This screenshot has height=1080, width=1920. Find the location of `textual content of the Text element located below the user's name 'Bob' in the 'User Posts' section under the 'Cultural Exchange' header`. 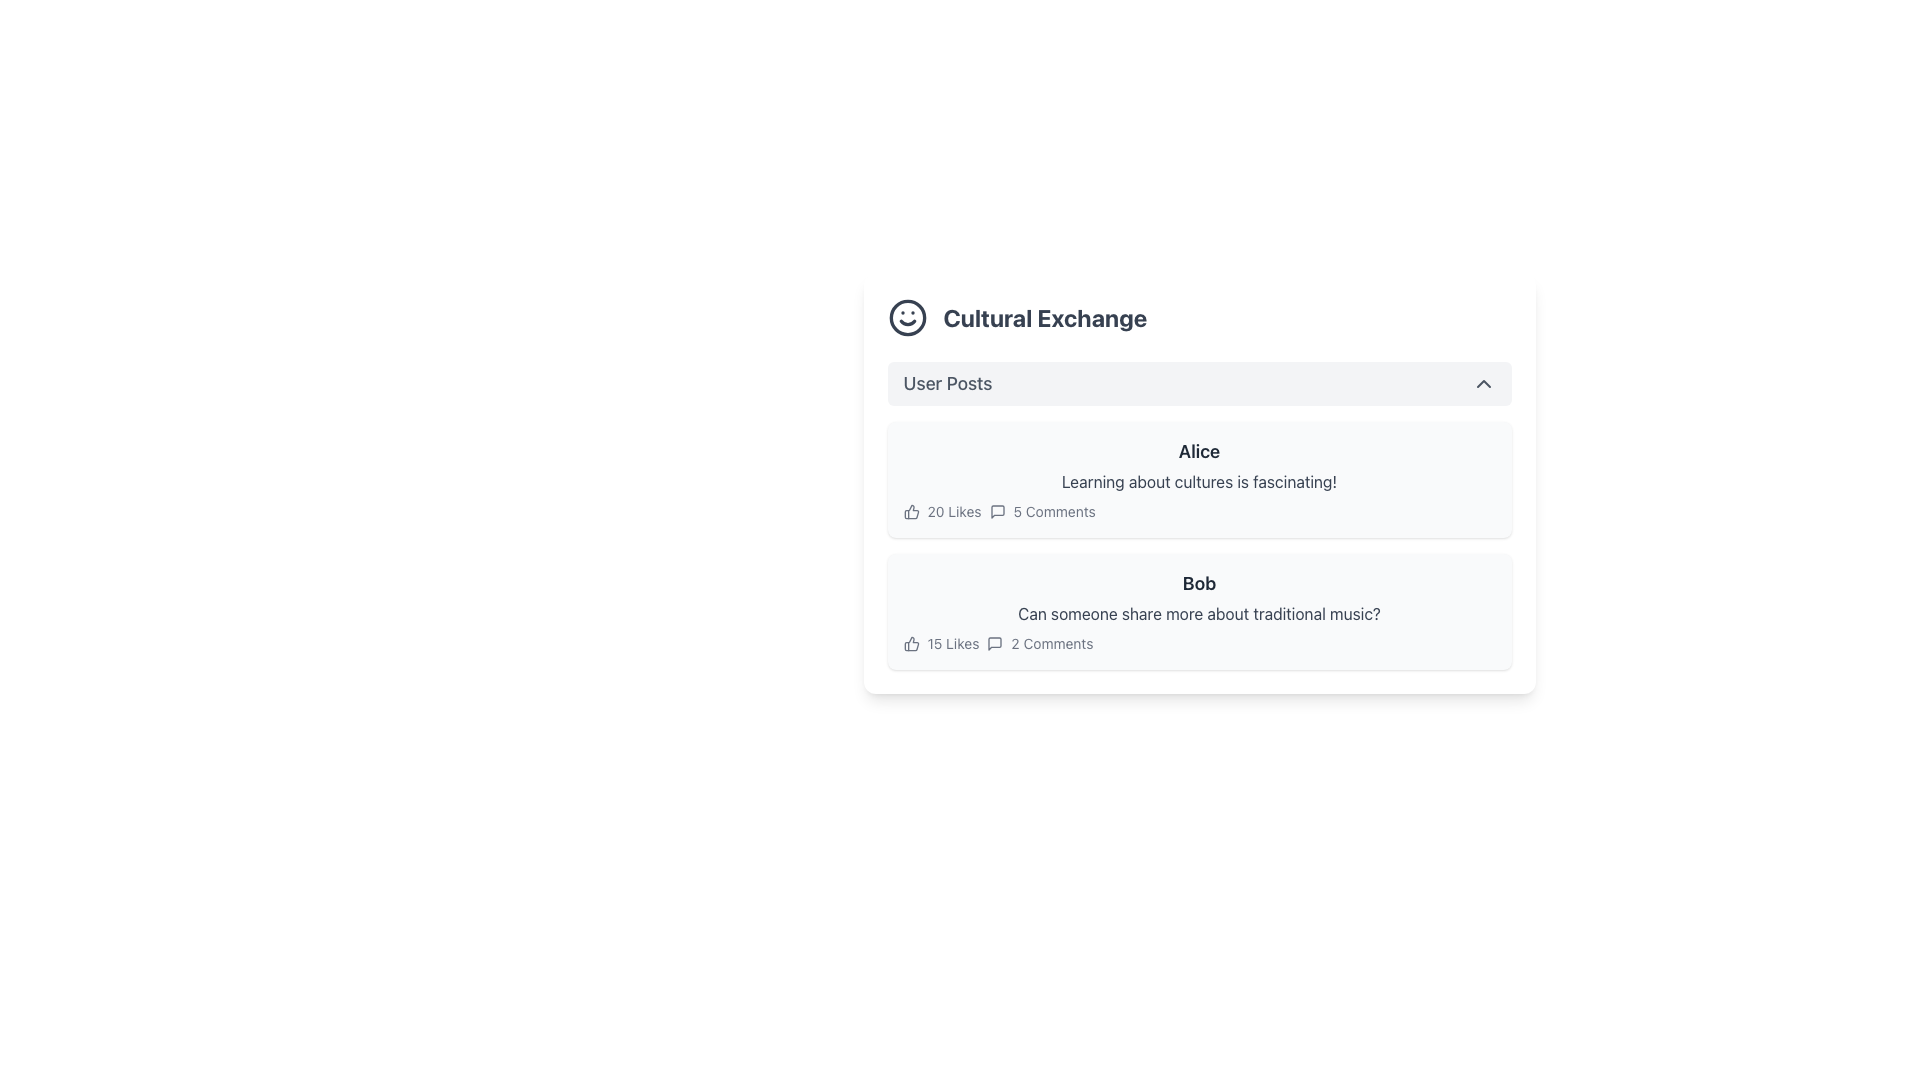

textual content of the Text element located below the user's name 'Bob' in the 'User Posts' section under the 'Cultural Exchange' header is located at coordinates (1199, 612).